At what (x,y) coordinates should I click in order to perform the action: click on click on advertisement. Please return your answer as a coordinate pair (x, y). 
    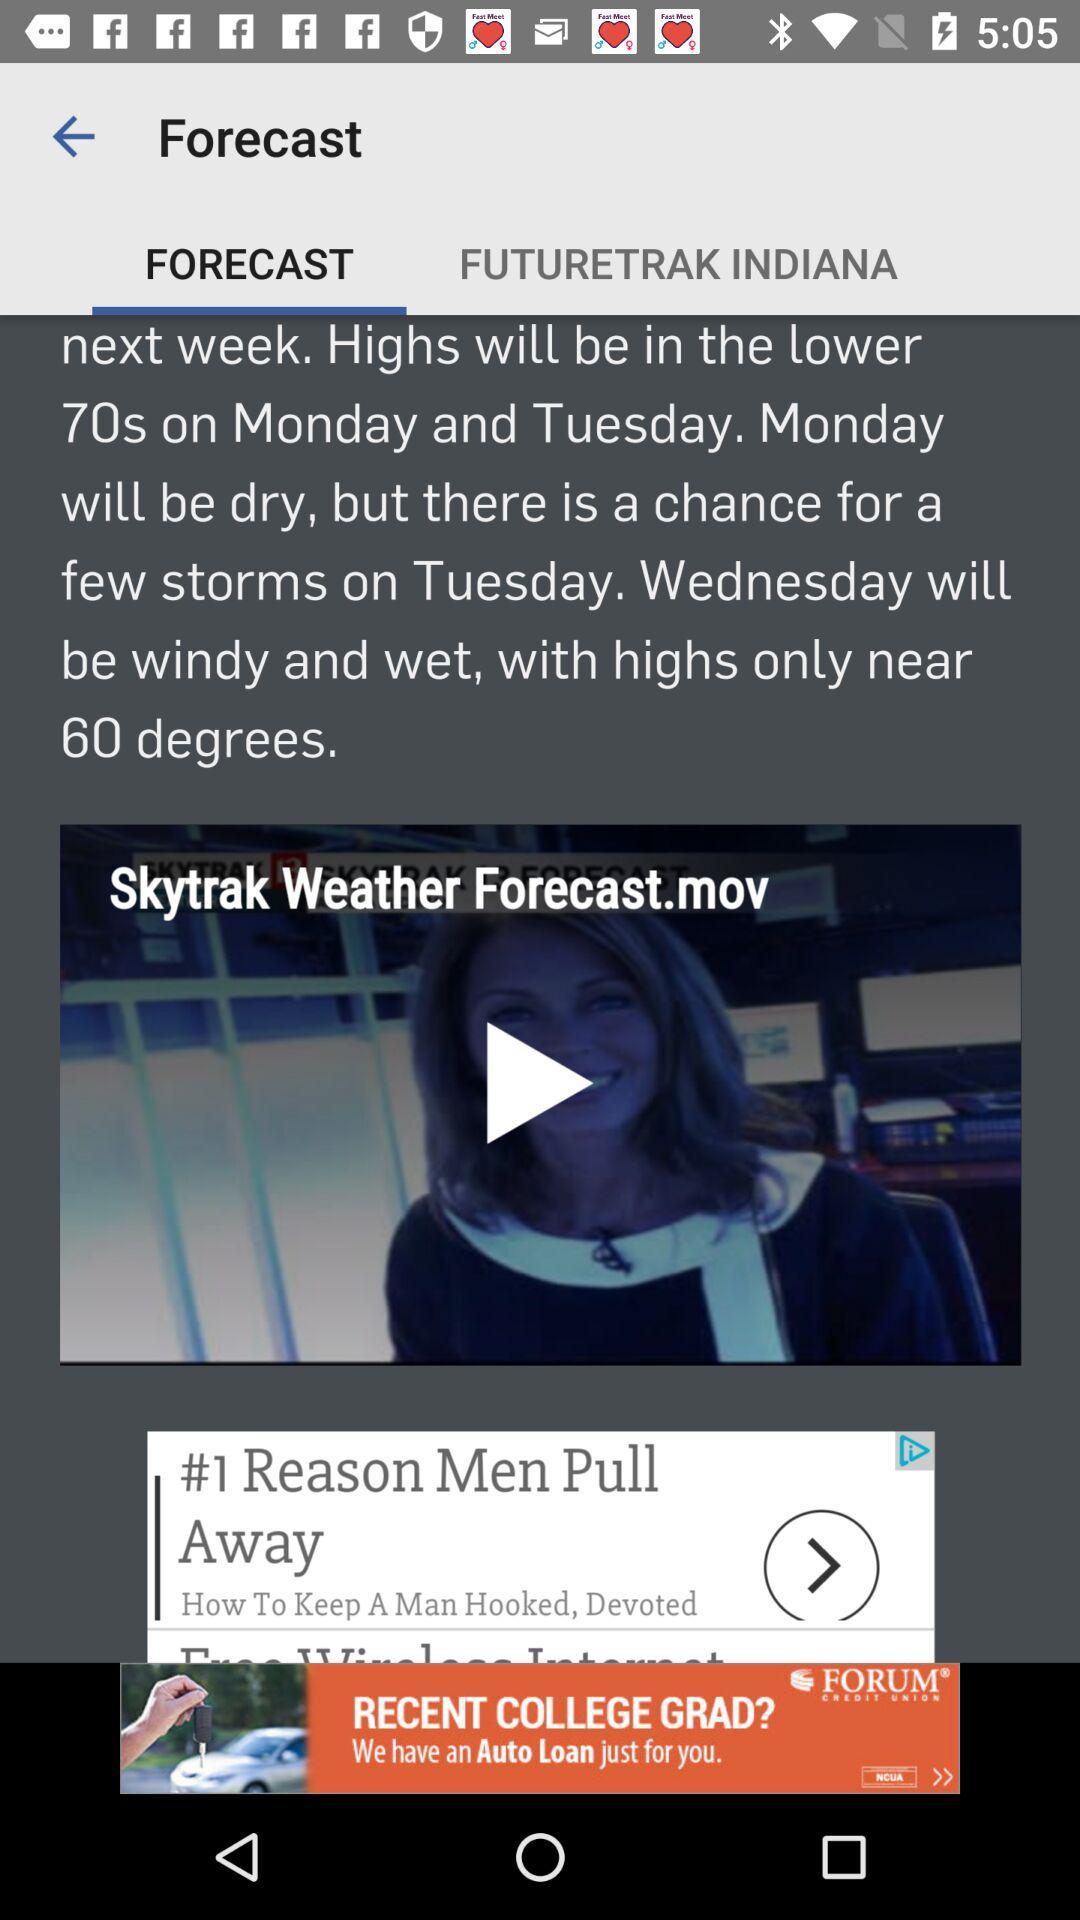
    Looking at the image, I should click on (540, 1727).